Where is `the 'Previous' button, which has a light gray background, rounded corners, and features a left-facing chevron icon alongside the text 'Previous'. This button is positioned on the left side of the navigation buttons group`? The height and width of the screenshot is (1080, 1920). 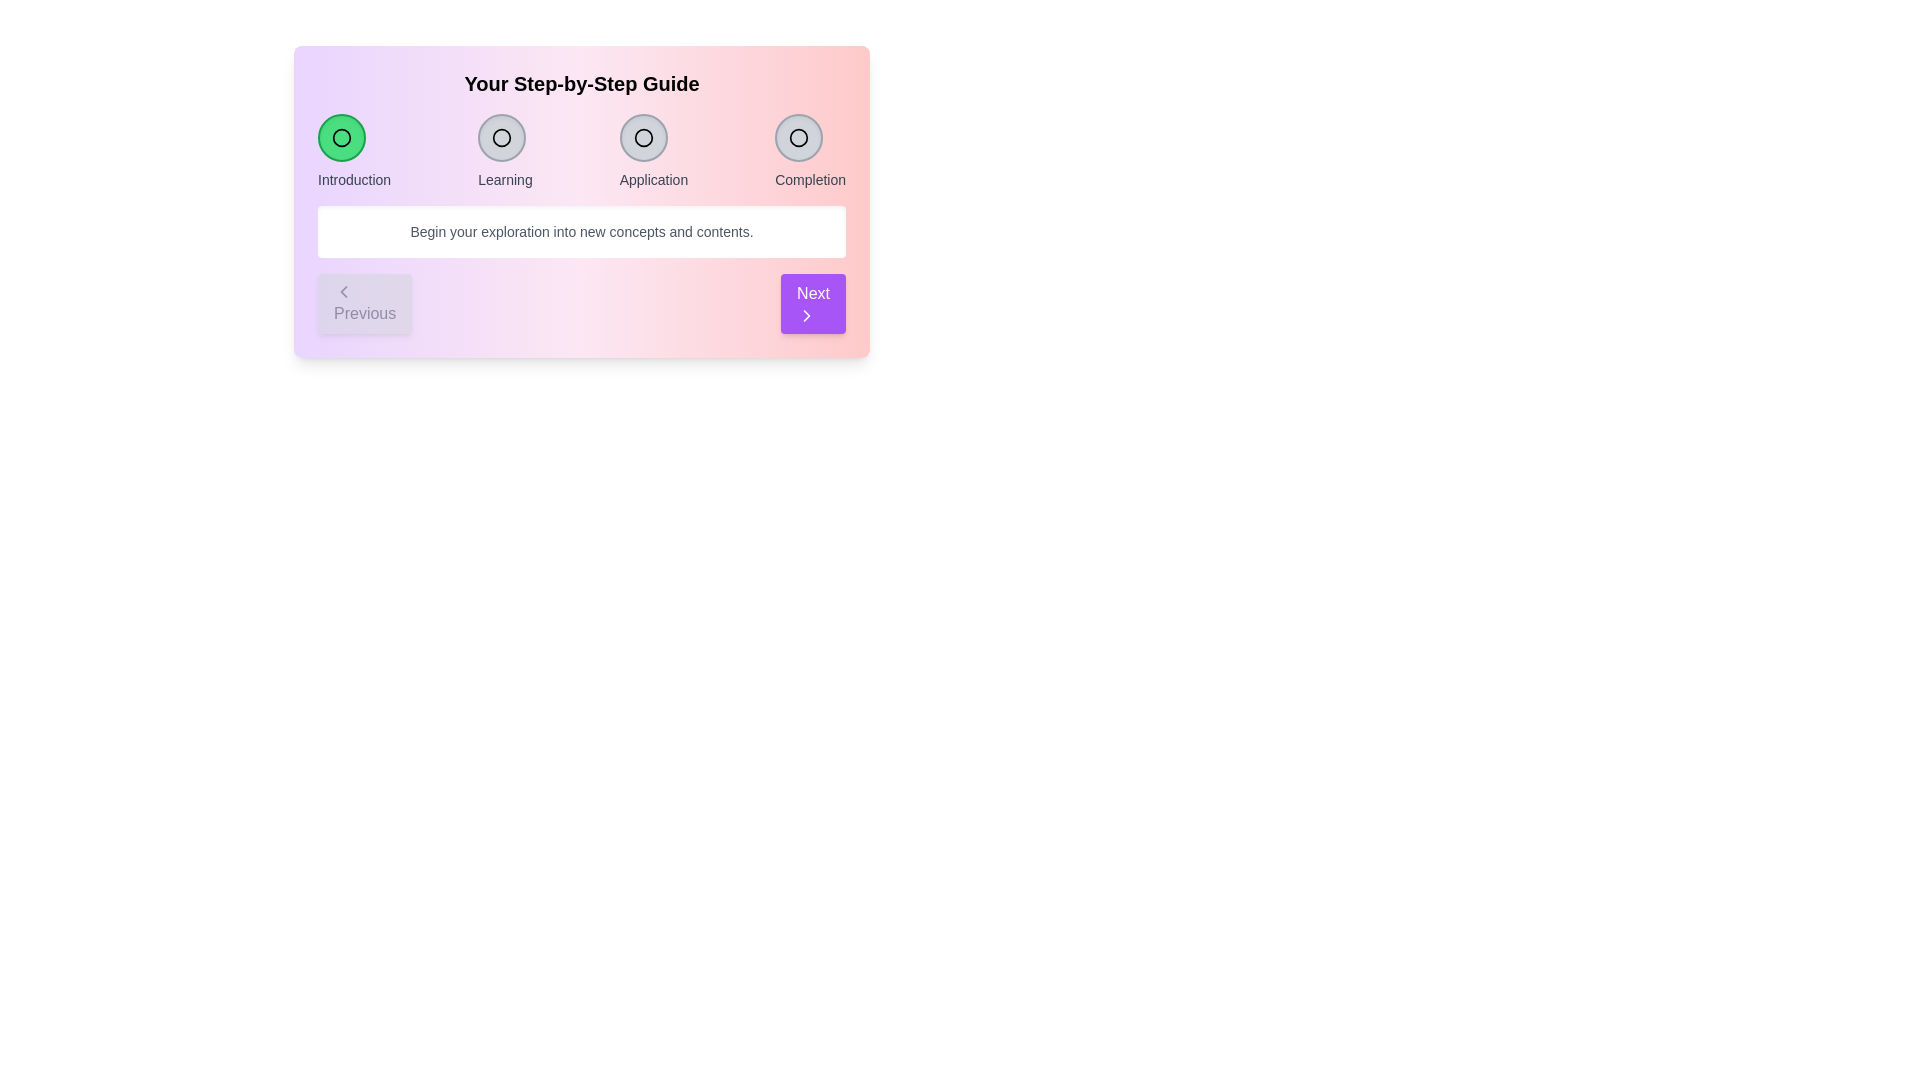 the 'Previous' button, which has a light gray background, rounded corners, and features a left-facing chevron icon alongside the text 'Previous'. This button is positioned on the left side of the navigation buttons group is located at coordinates (365, 304).